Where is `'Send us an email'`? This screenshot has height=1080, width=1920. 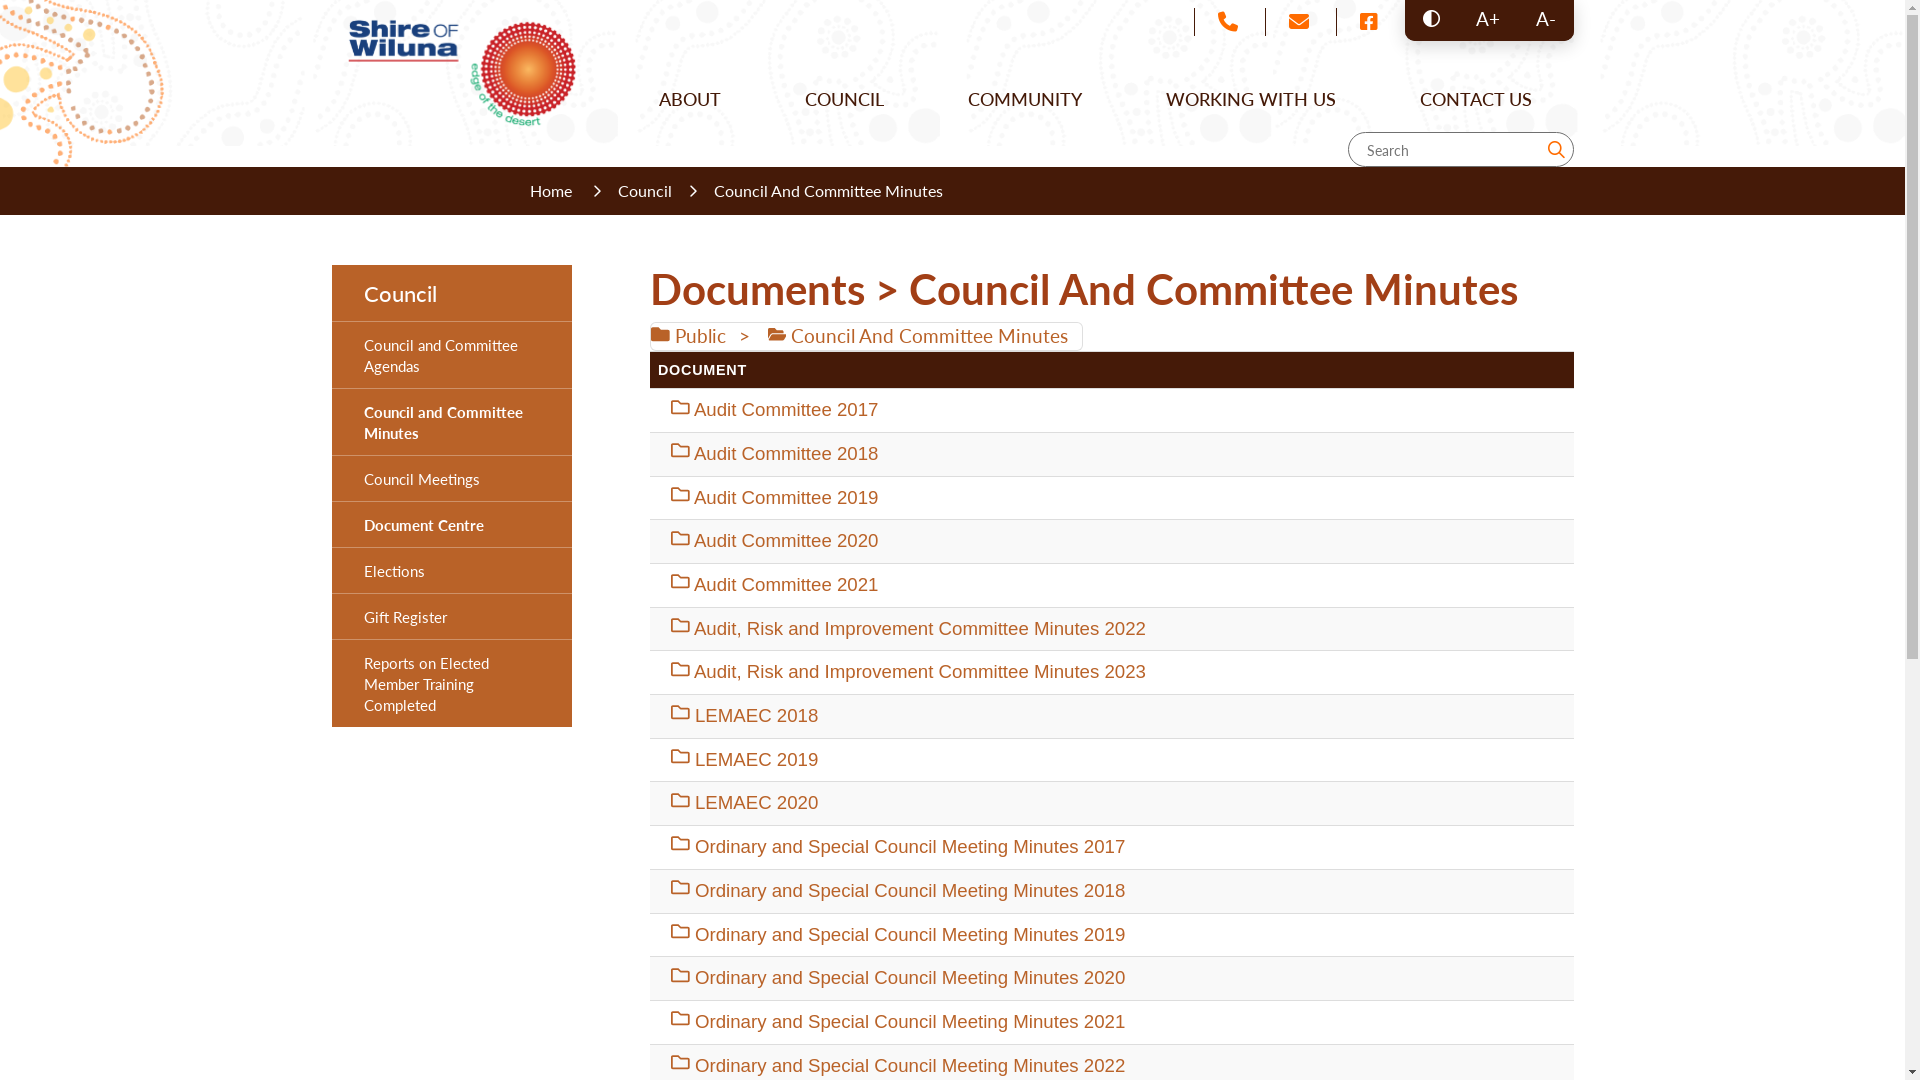
'Send us an email' is located at coordinates (1297, 22).